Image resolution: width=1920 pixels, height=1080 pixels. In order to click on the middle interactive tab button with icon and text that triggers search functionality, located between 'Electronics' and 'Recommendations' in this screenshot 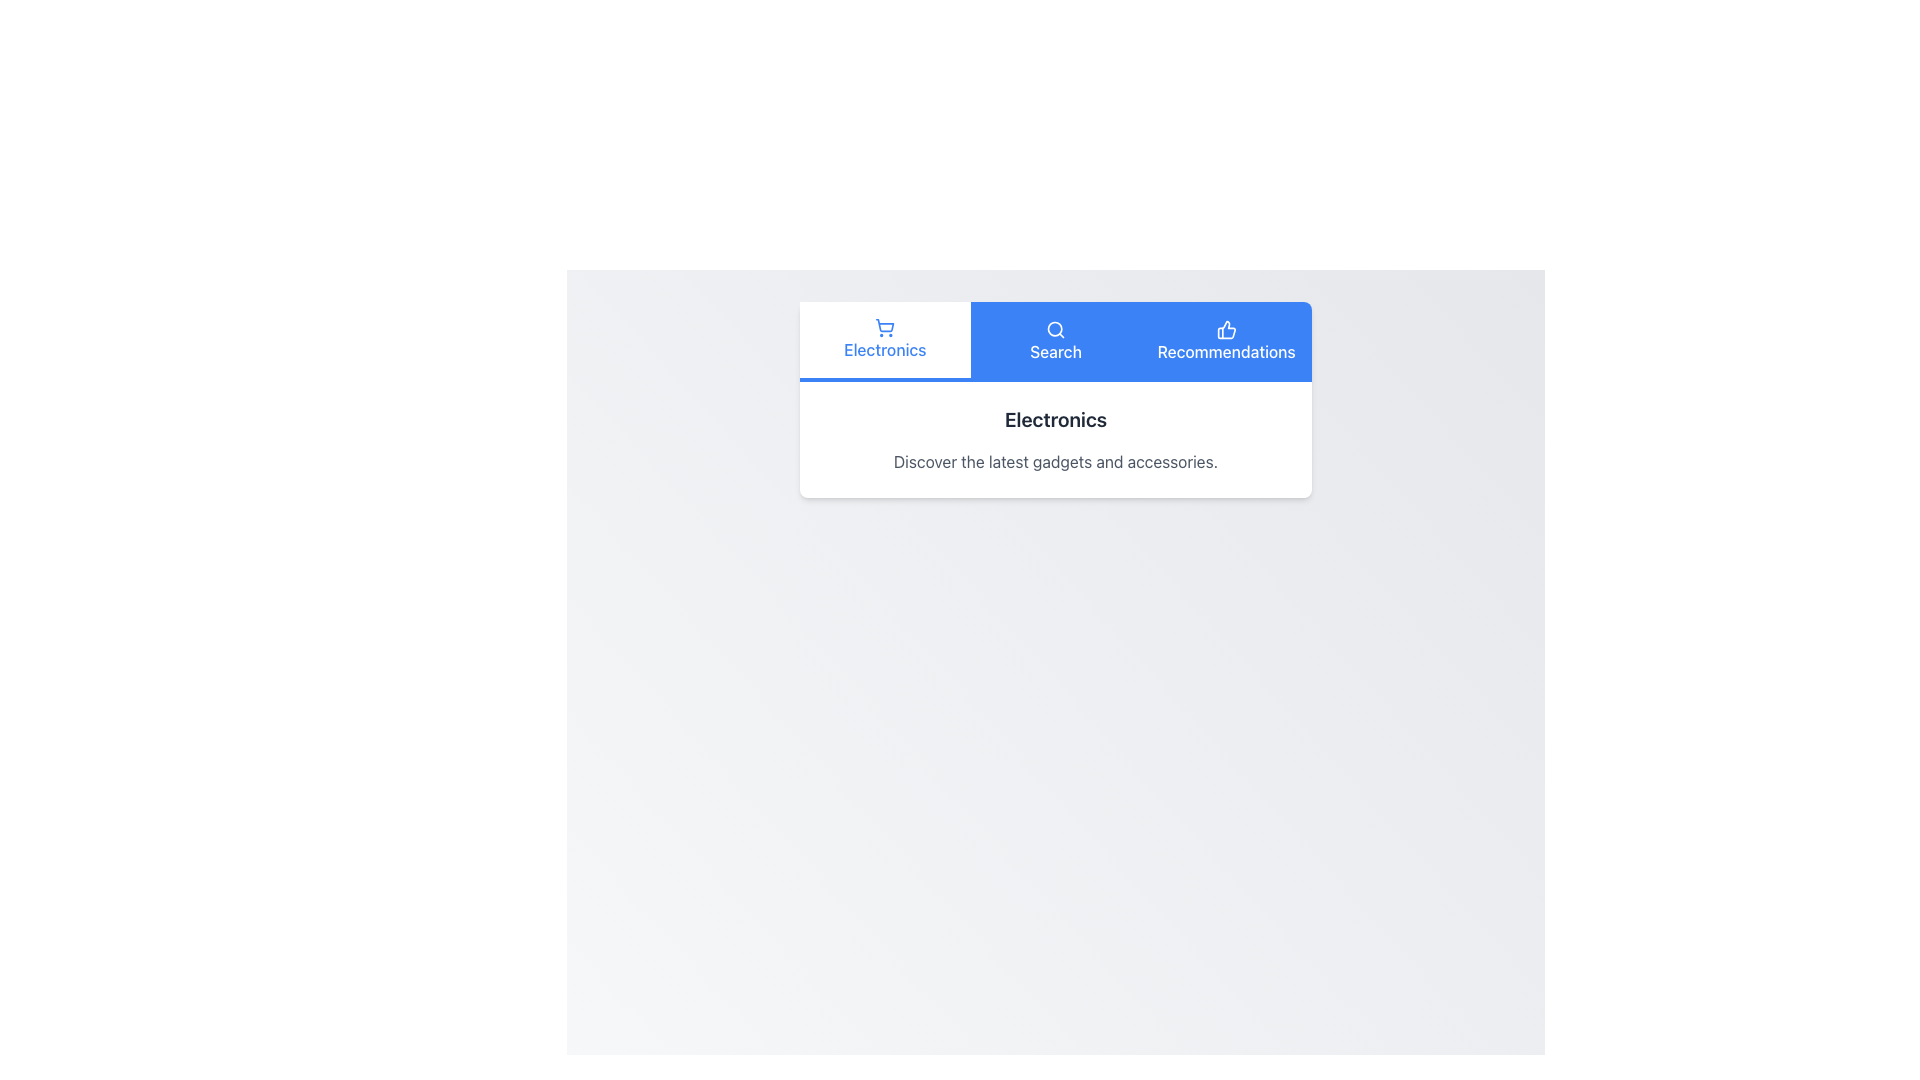, I will do `click(1055, 341)`.